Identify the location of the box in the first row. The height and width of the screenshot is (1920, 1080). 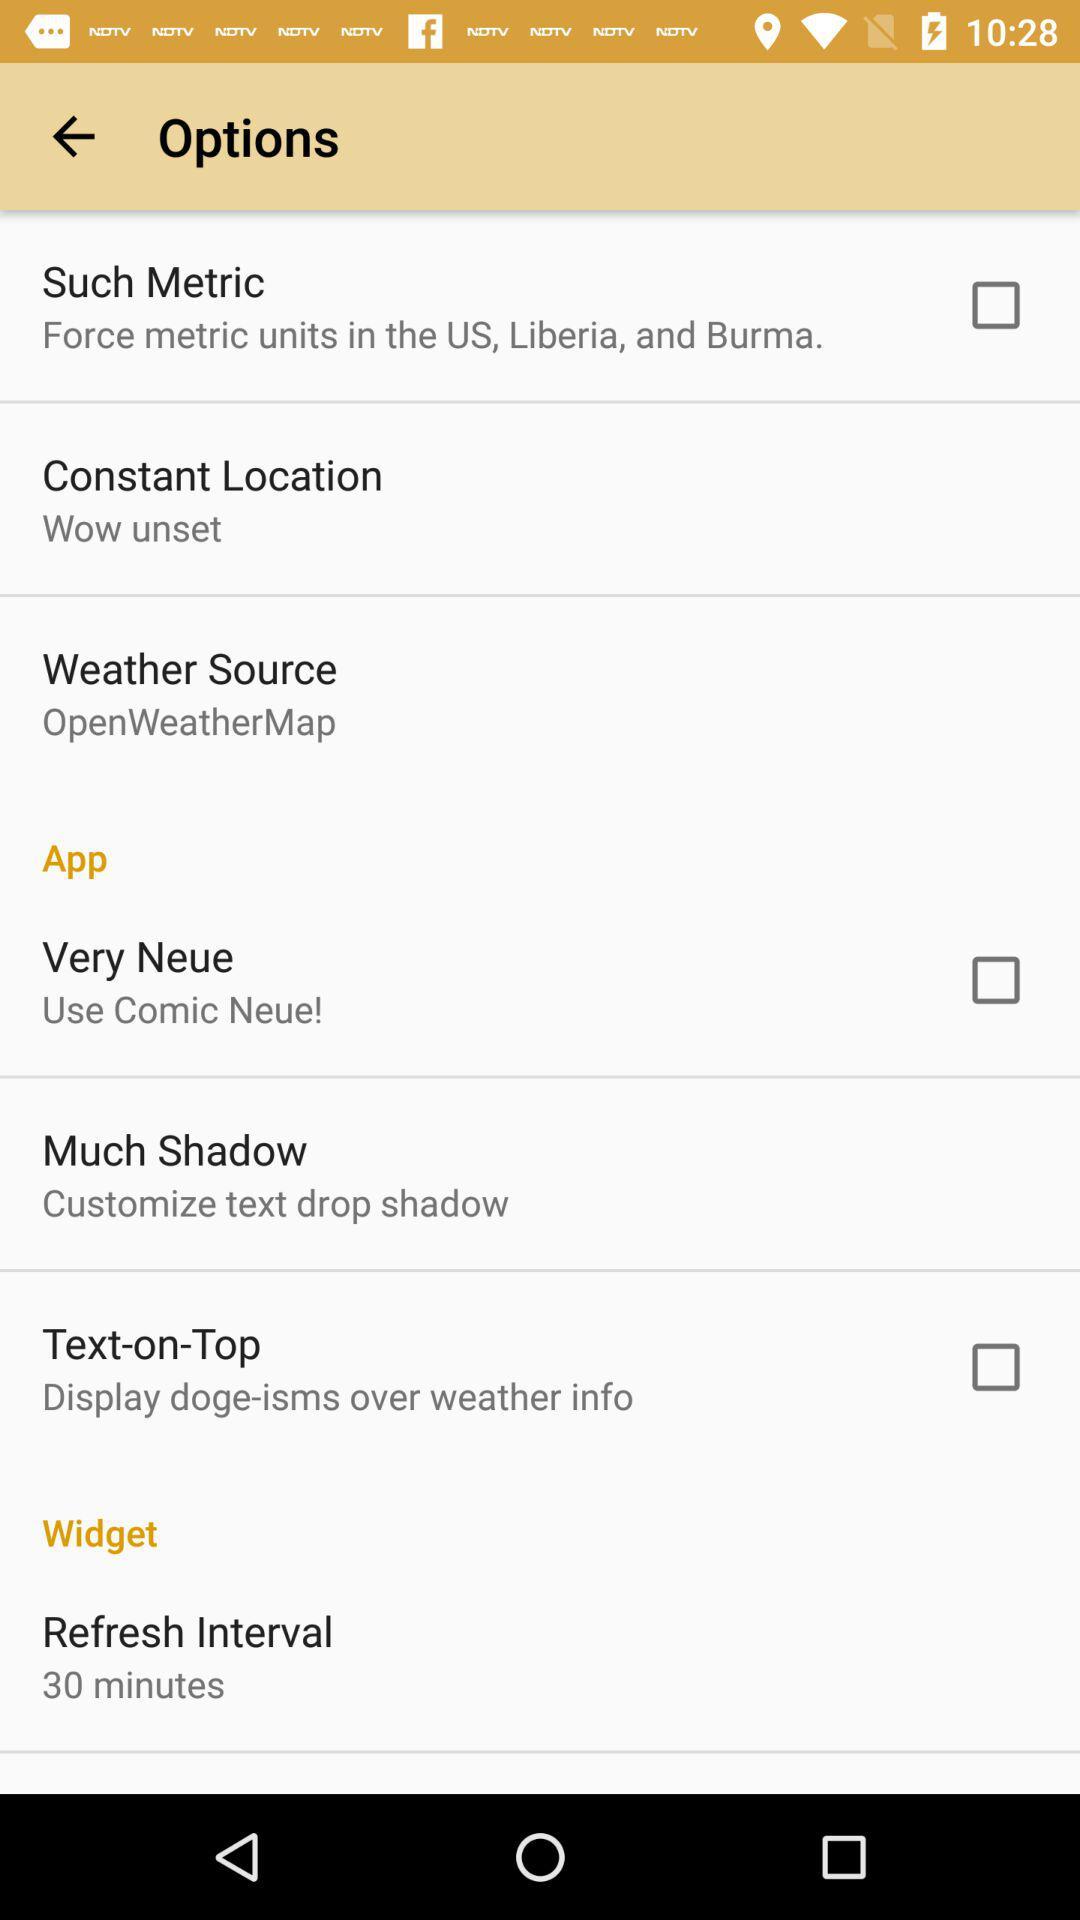
(995, 304).